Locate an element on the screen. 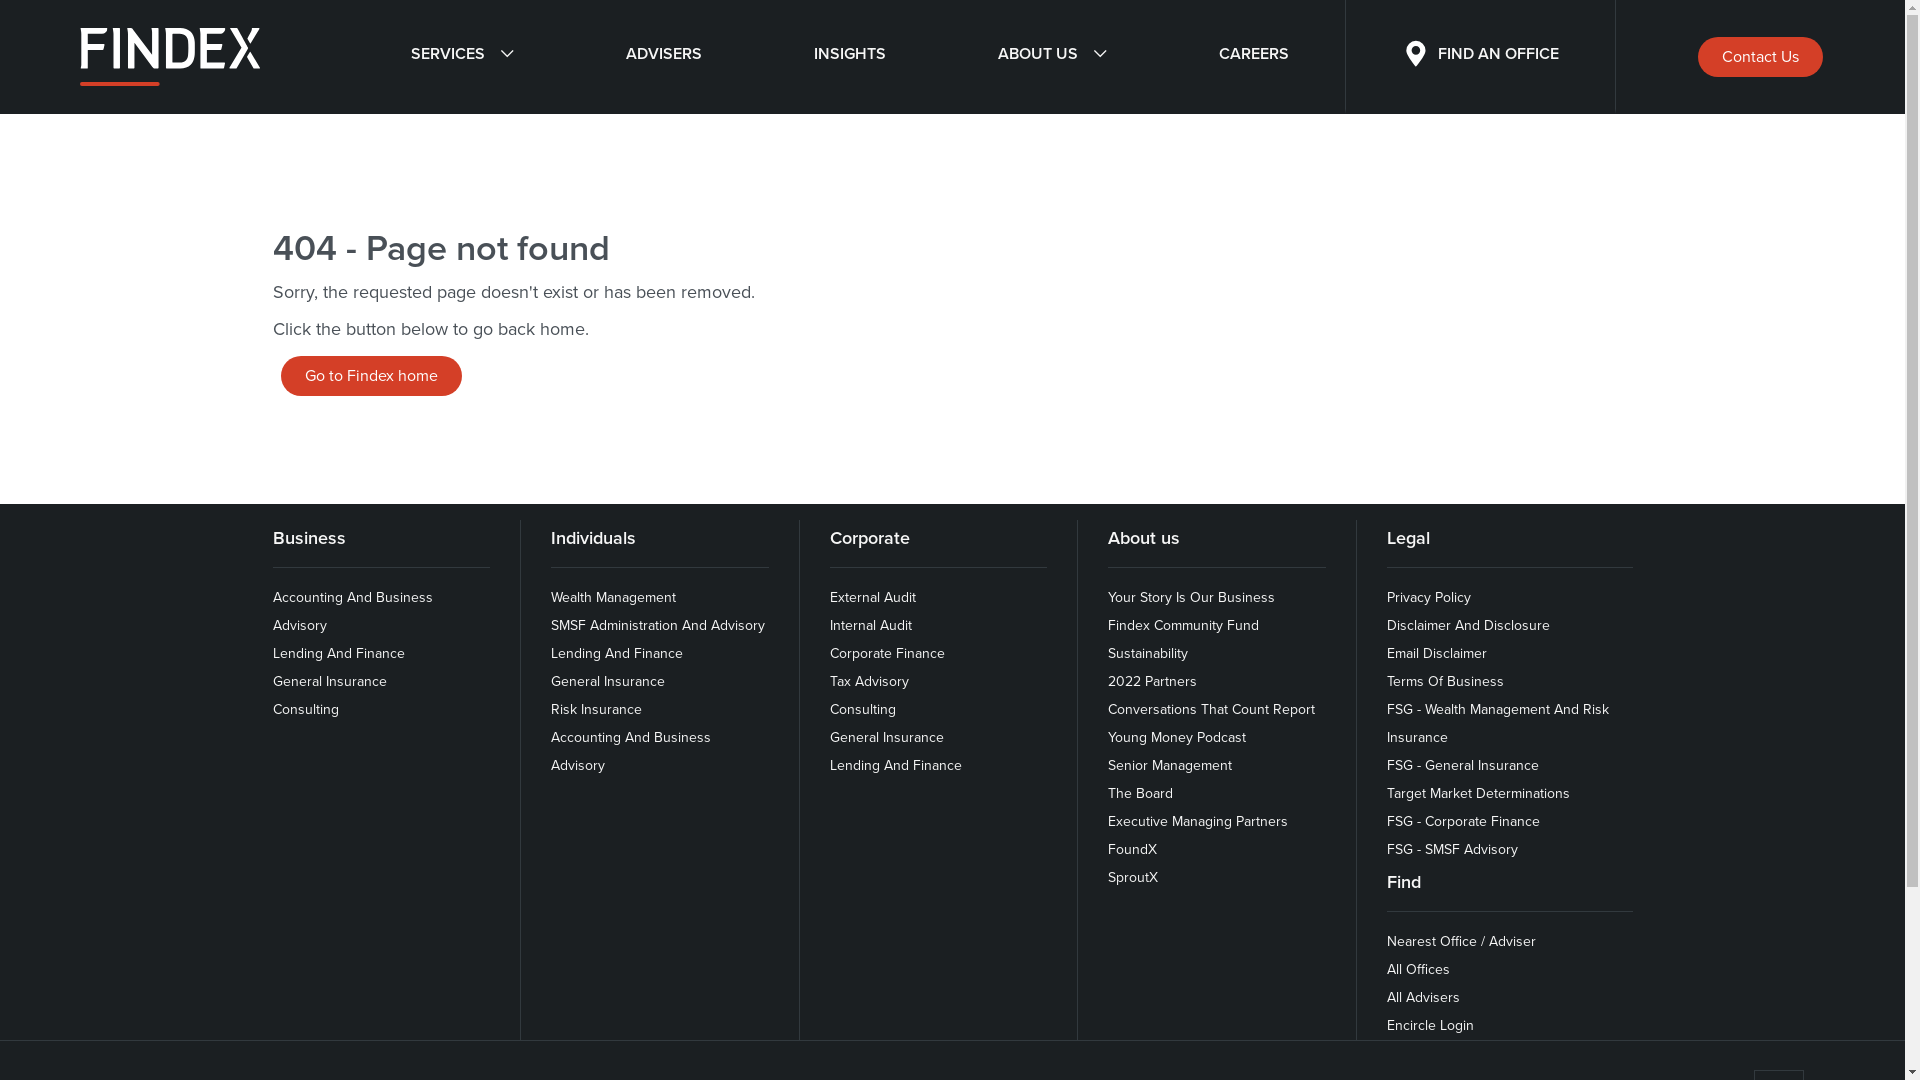 The width and height of the screenshot is (1920, 1080). 'Disclaimer And Disclosure' is located at coordinates (1468, 624).